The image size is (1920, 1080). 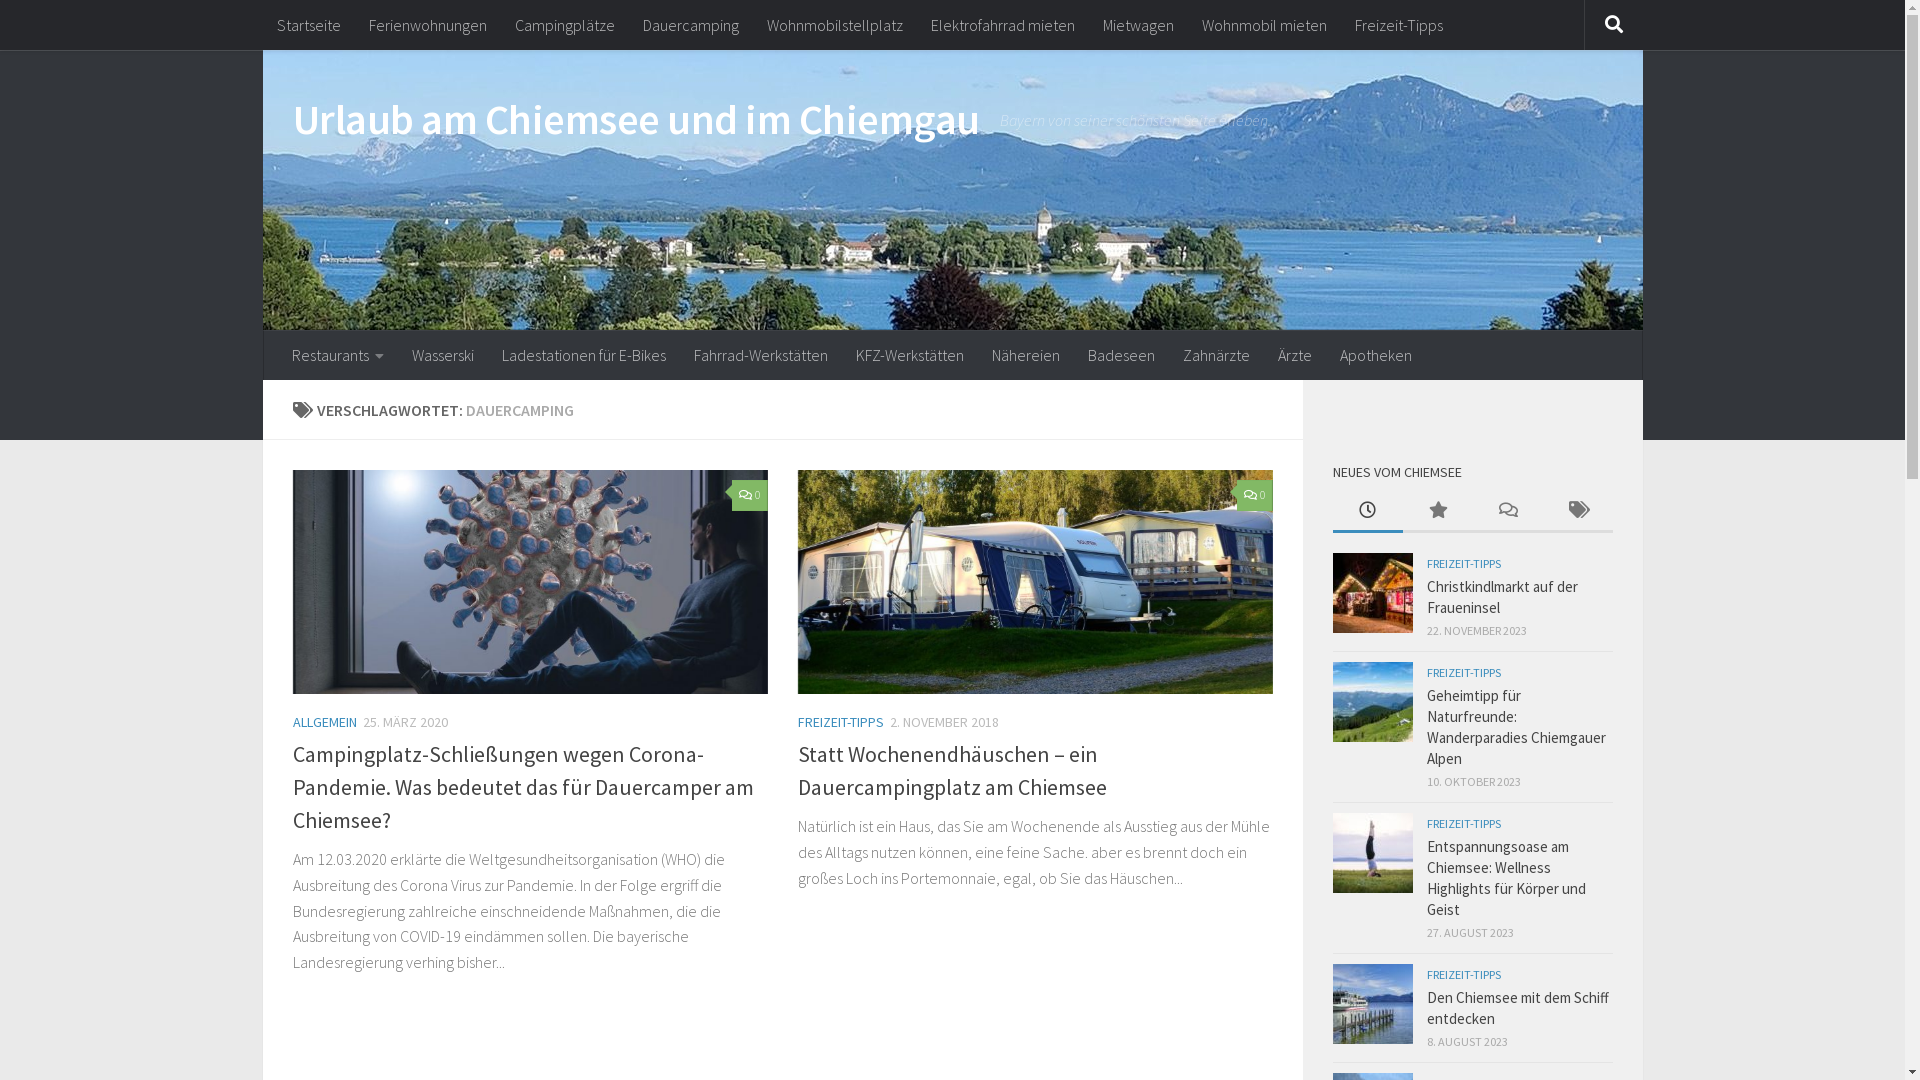 I want to click on 'Freizeit-Tipps', so click(x=1396, y=24).